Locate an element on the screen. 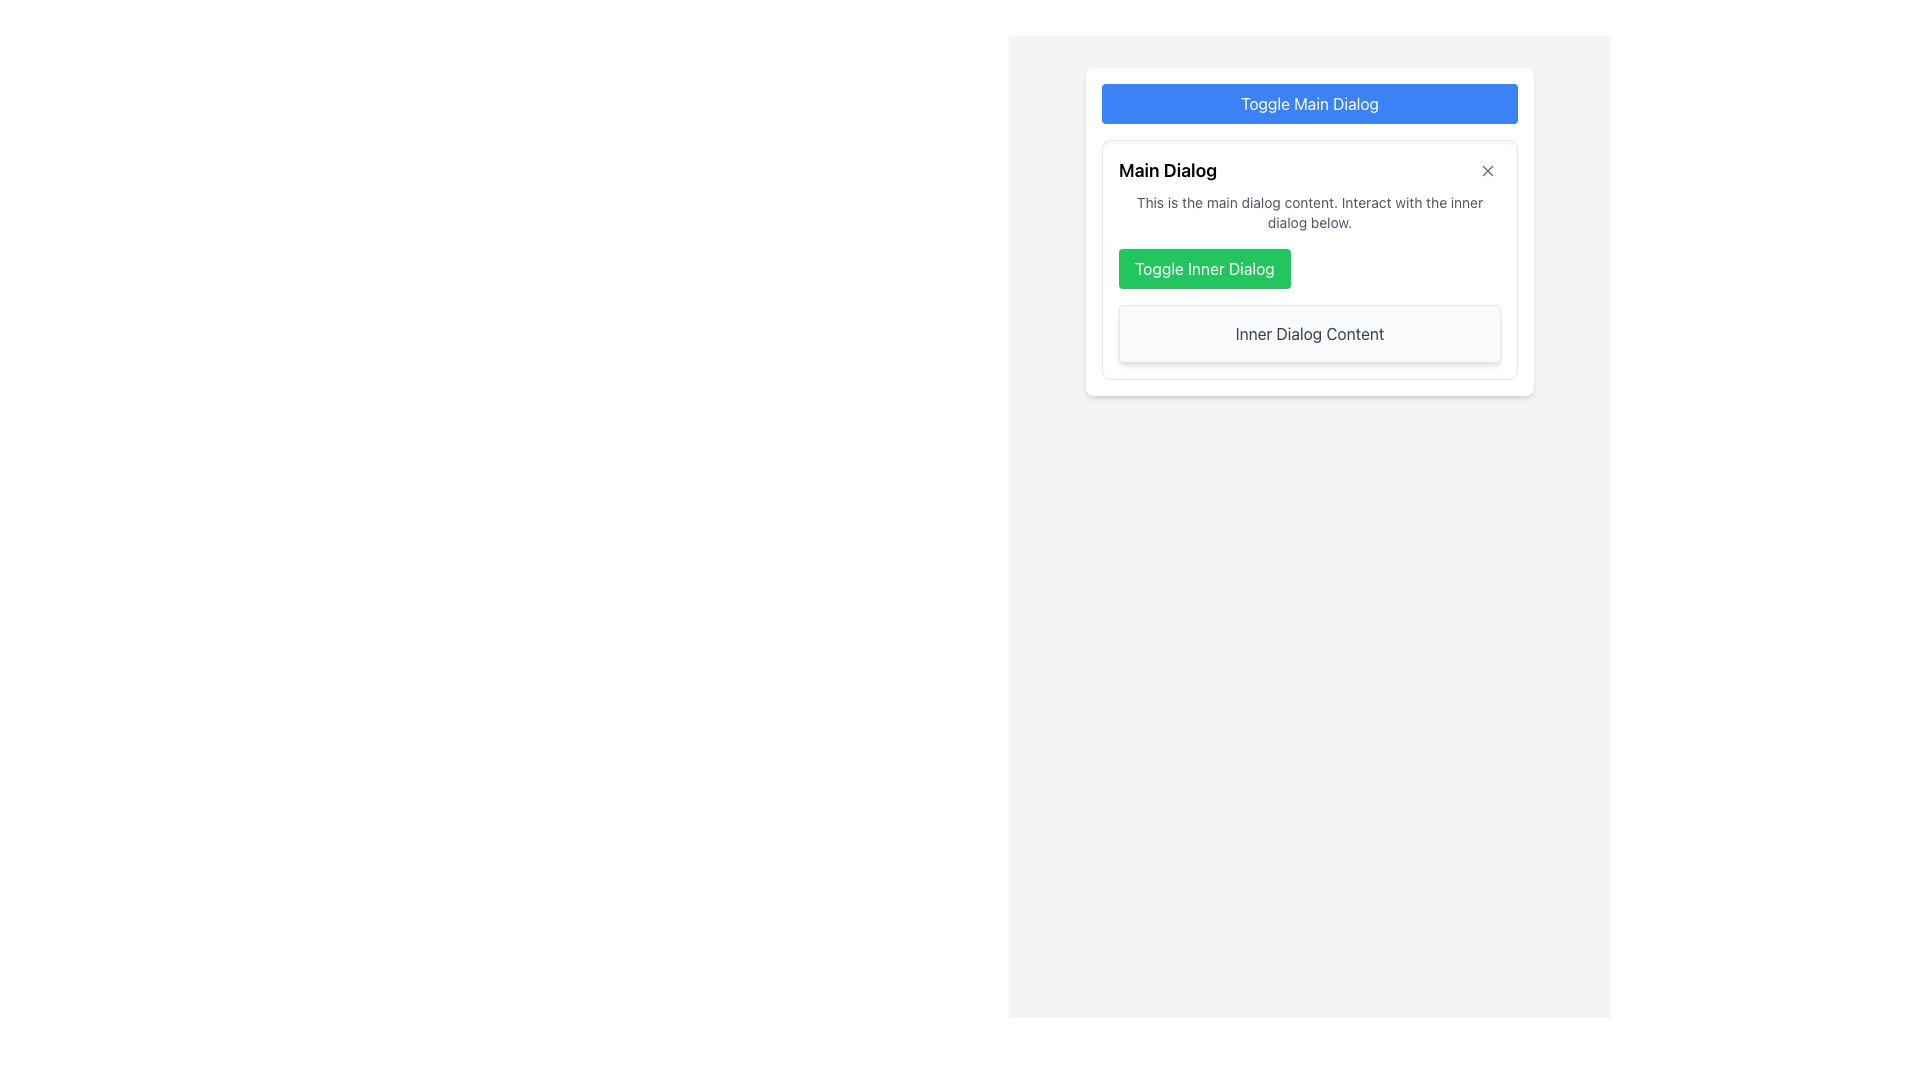 This screenshot has width=1920, height=1080. the close icon button located in the top-right corner of the dialog interface, next to the 'Main Dialog' title is located at coordinates (1488, 169).